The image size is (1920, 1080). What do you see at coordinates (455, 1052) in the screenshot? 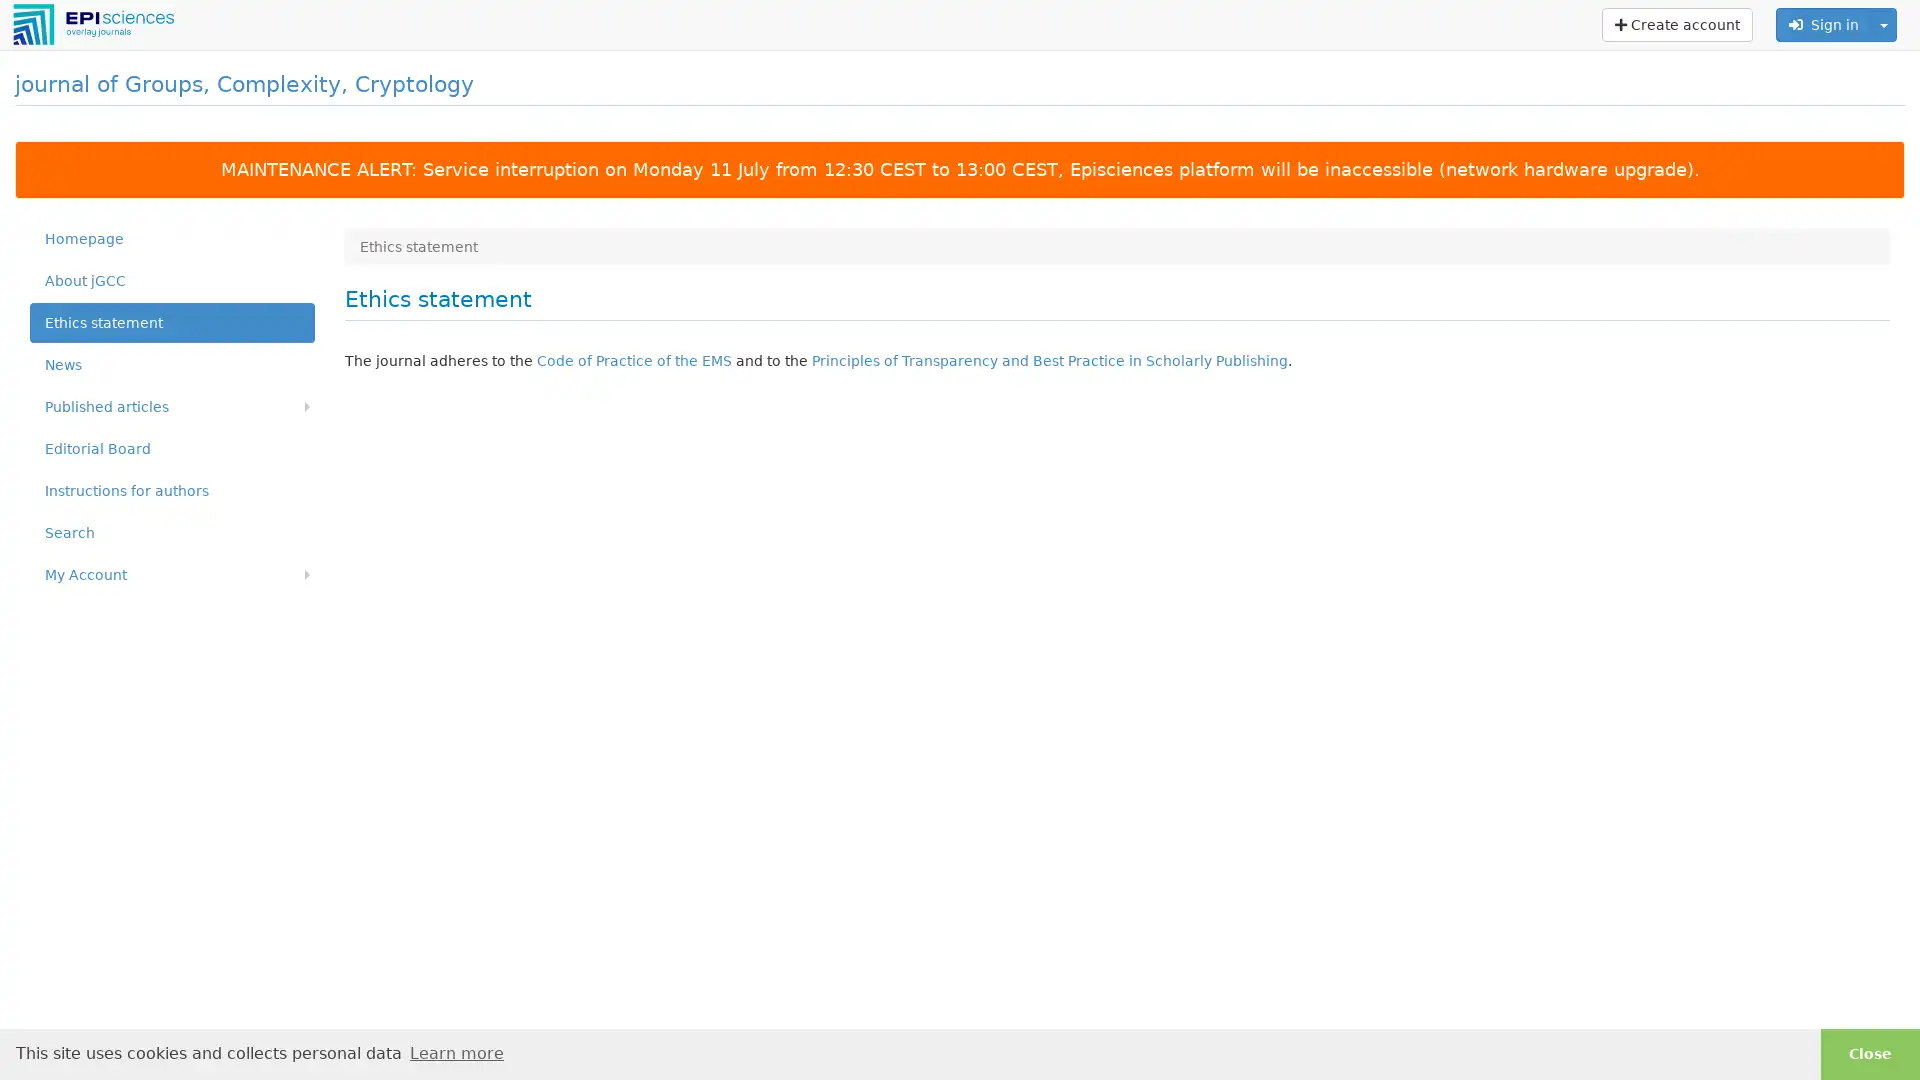
I see `learn more about cookies` at bounding box center [455, 1052].